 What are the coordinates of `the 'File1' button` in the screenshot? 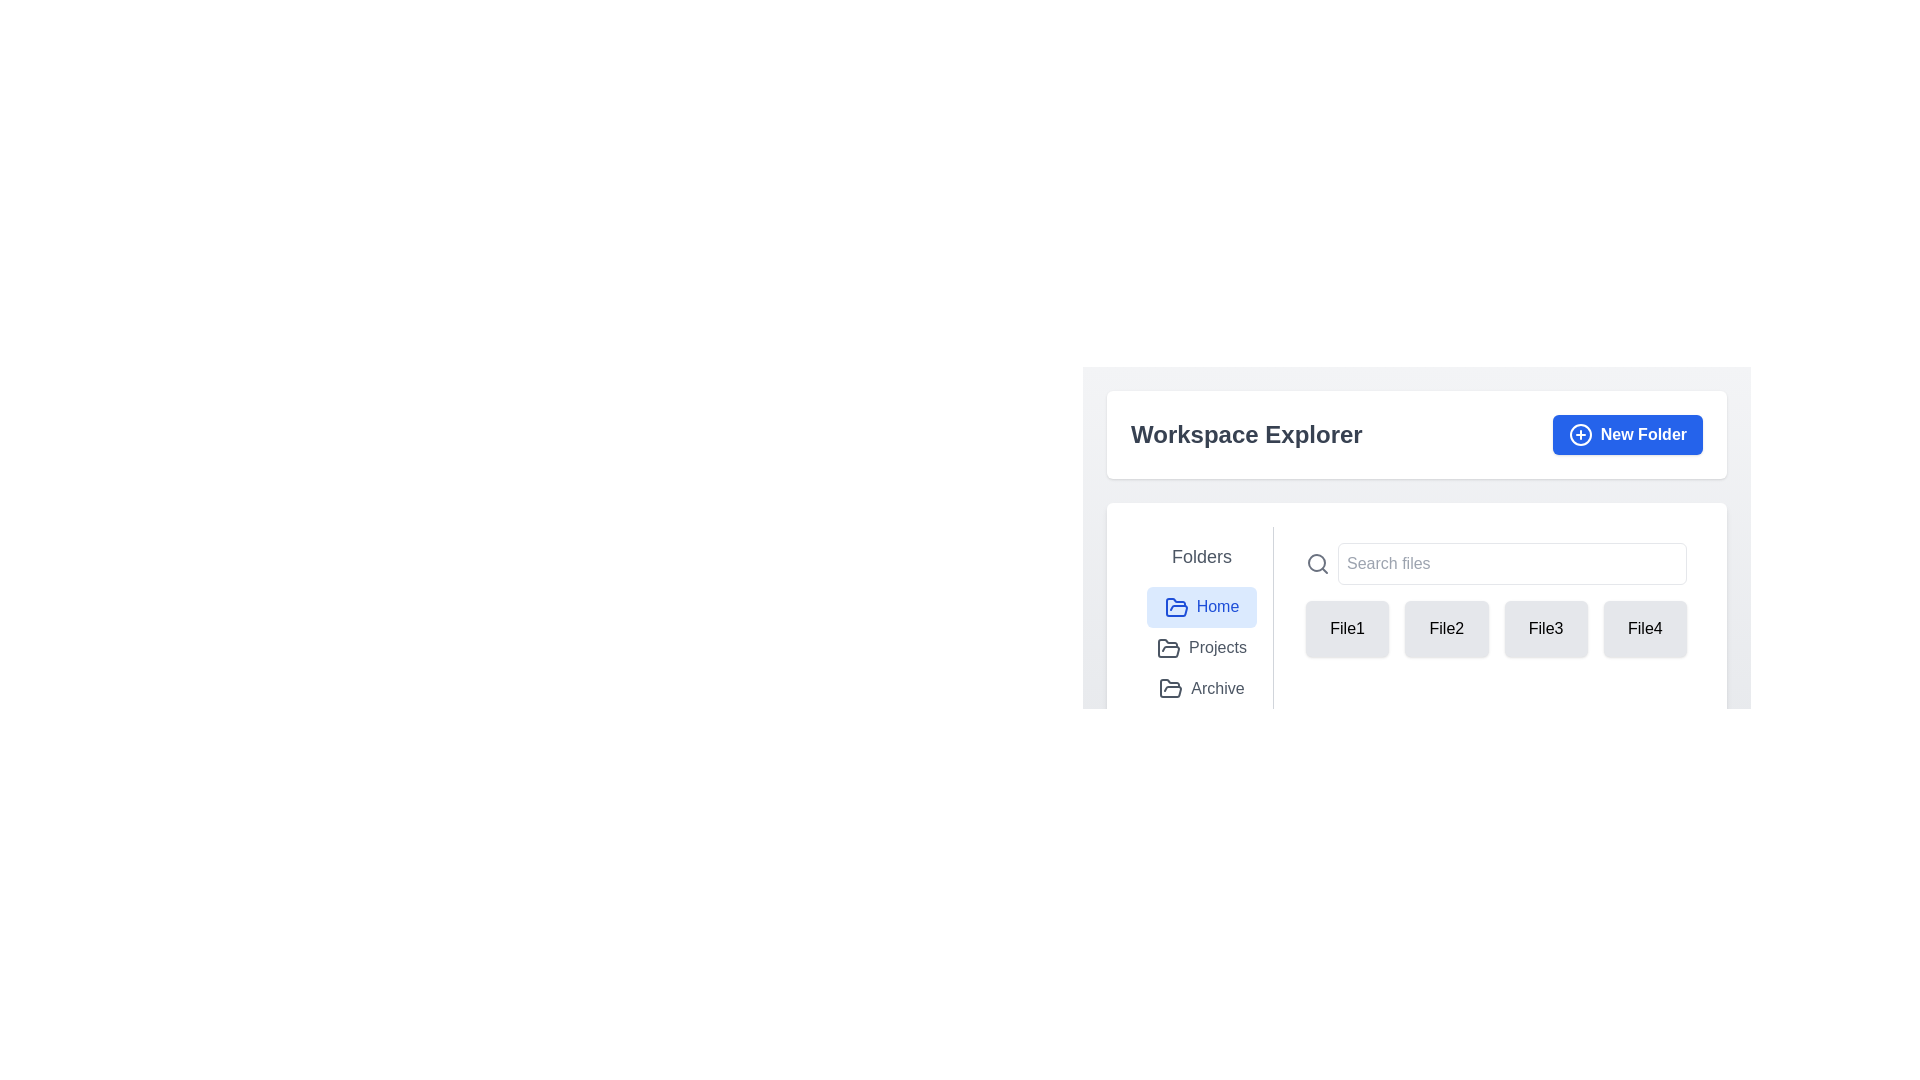 It's located at (1347, 627).